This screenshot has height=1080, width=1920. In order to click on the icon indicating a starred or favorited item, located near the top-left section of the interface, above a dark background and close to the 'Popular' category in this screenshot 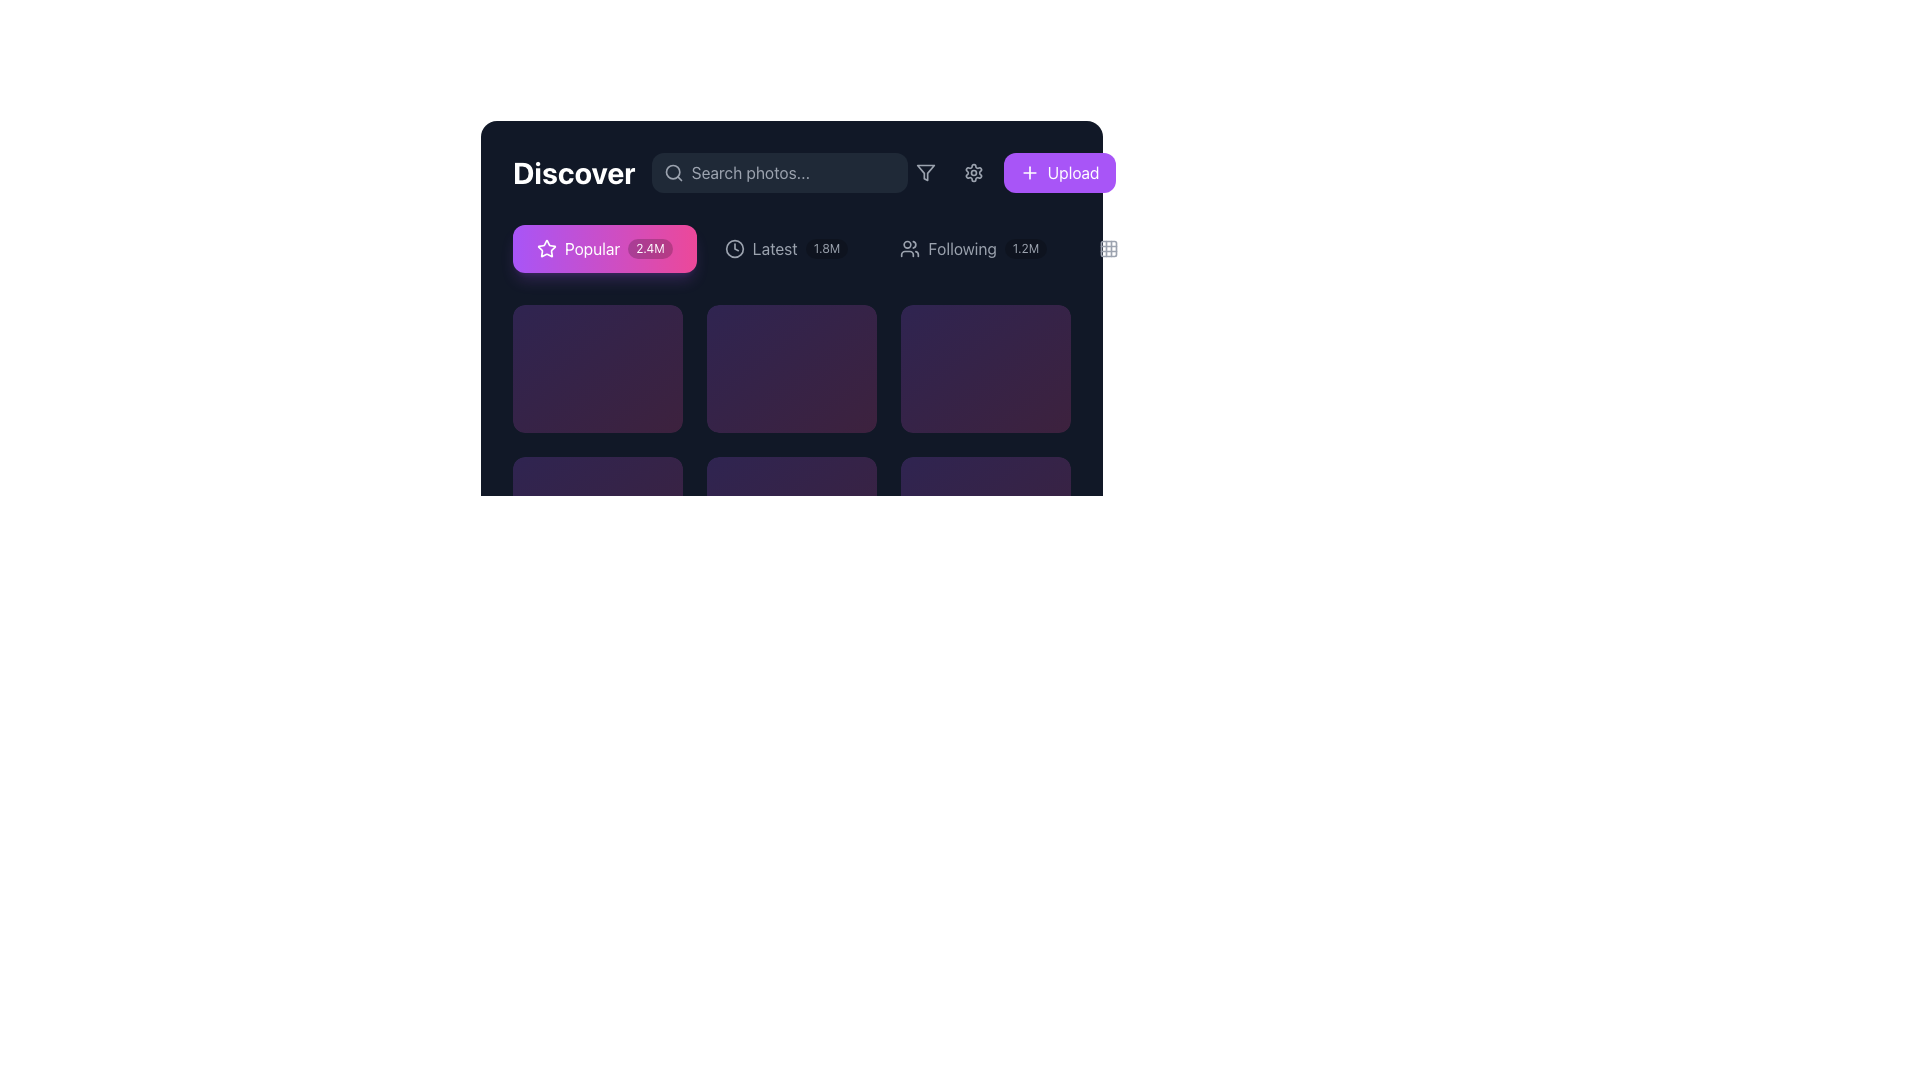, I will do `click(547, 247)`.